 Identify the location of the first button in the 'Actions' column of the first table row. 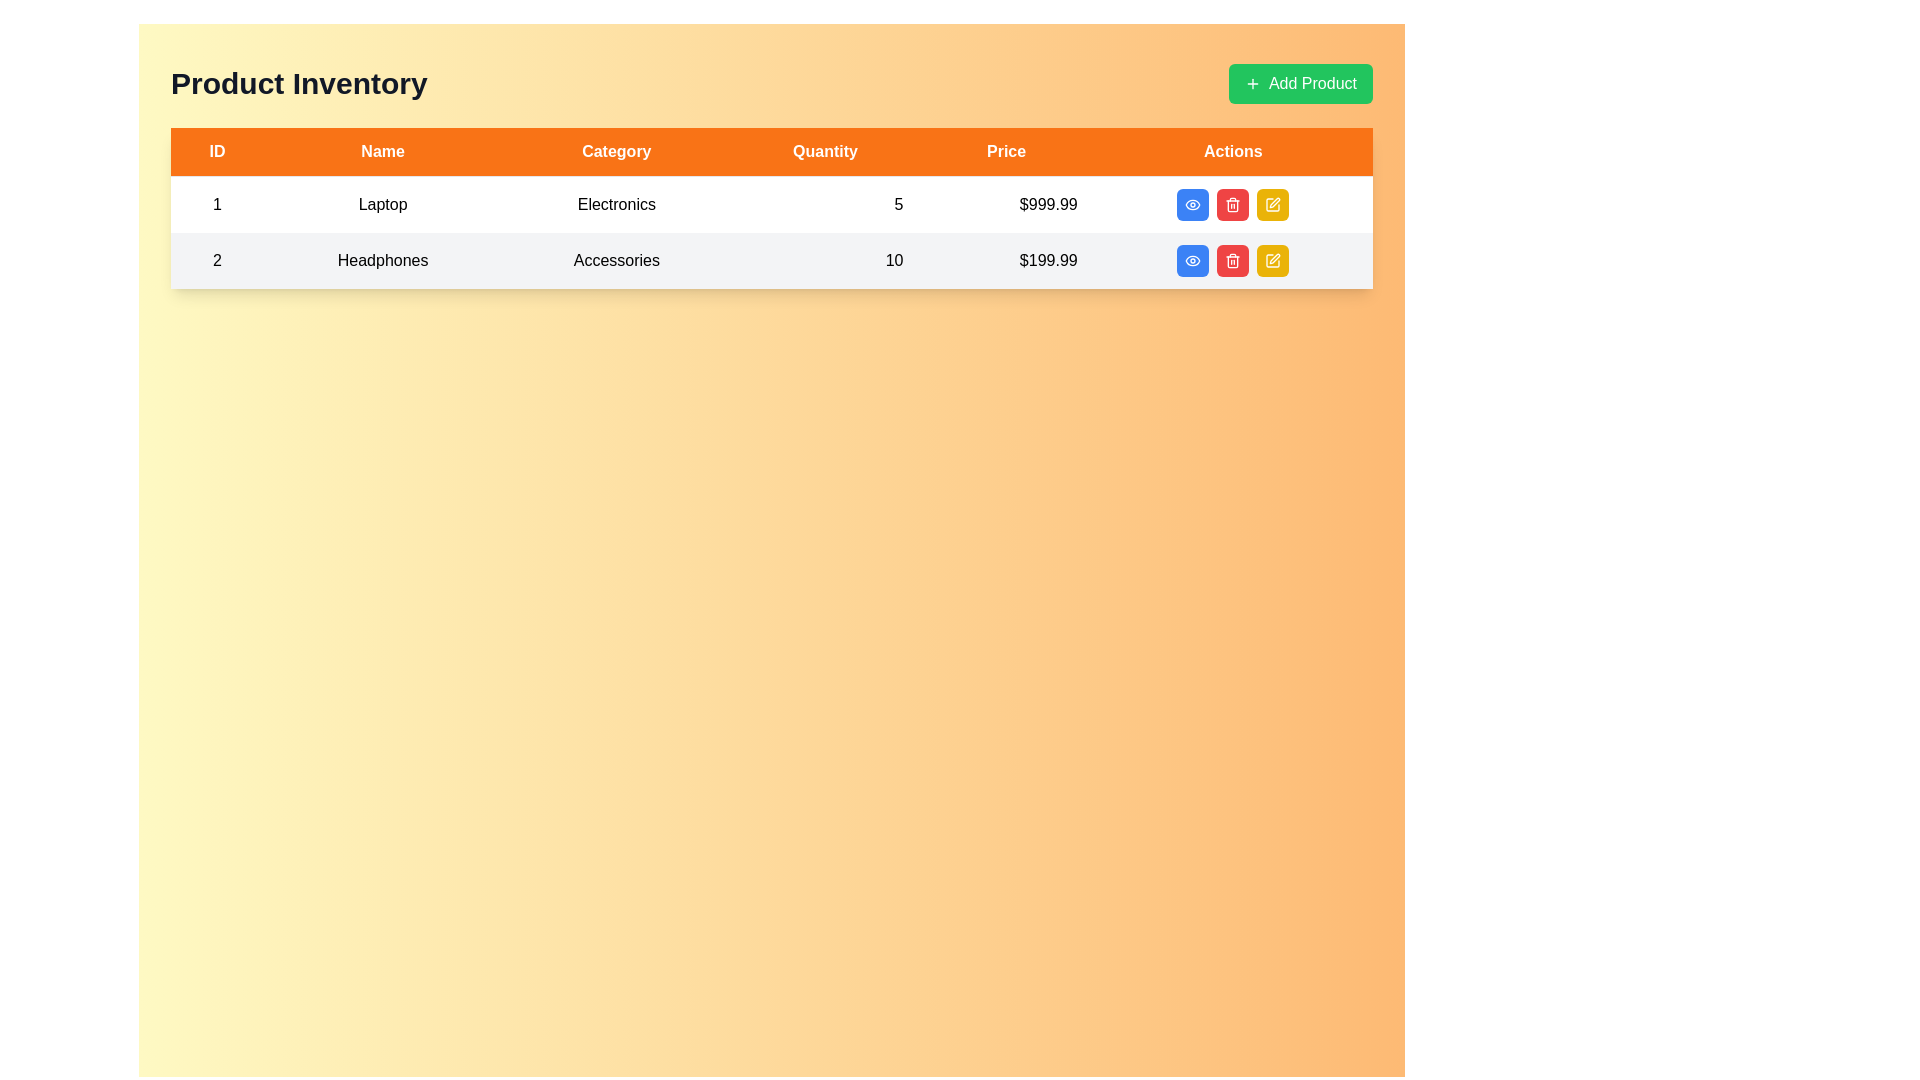
(1193, 204).